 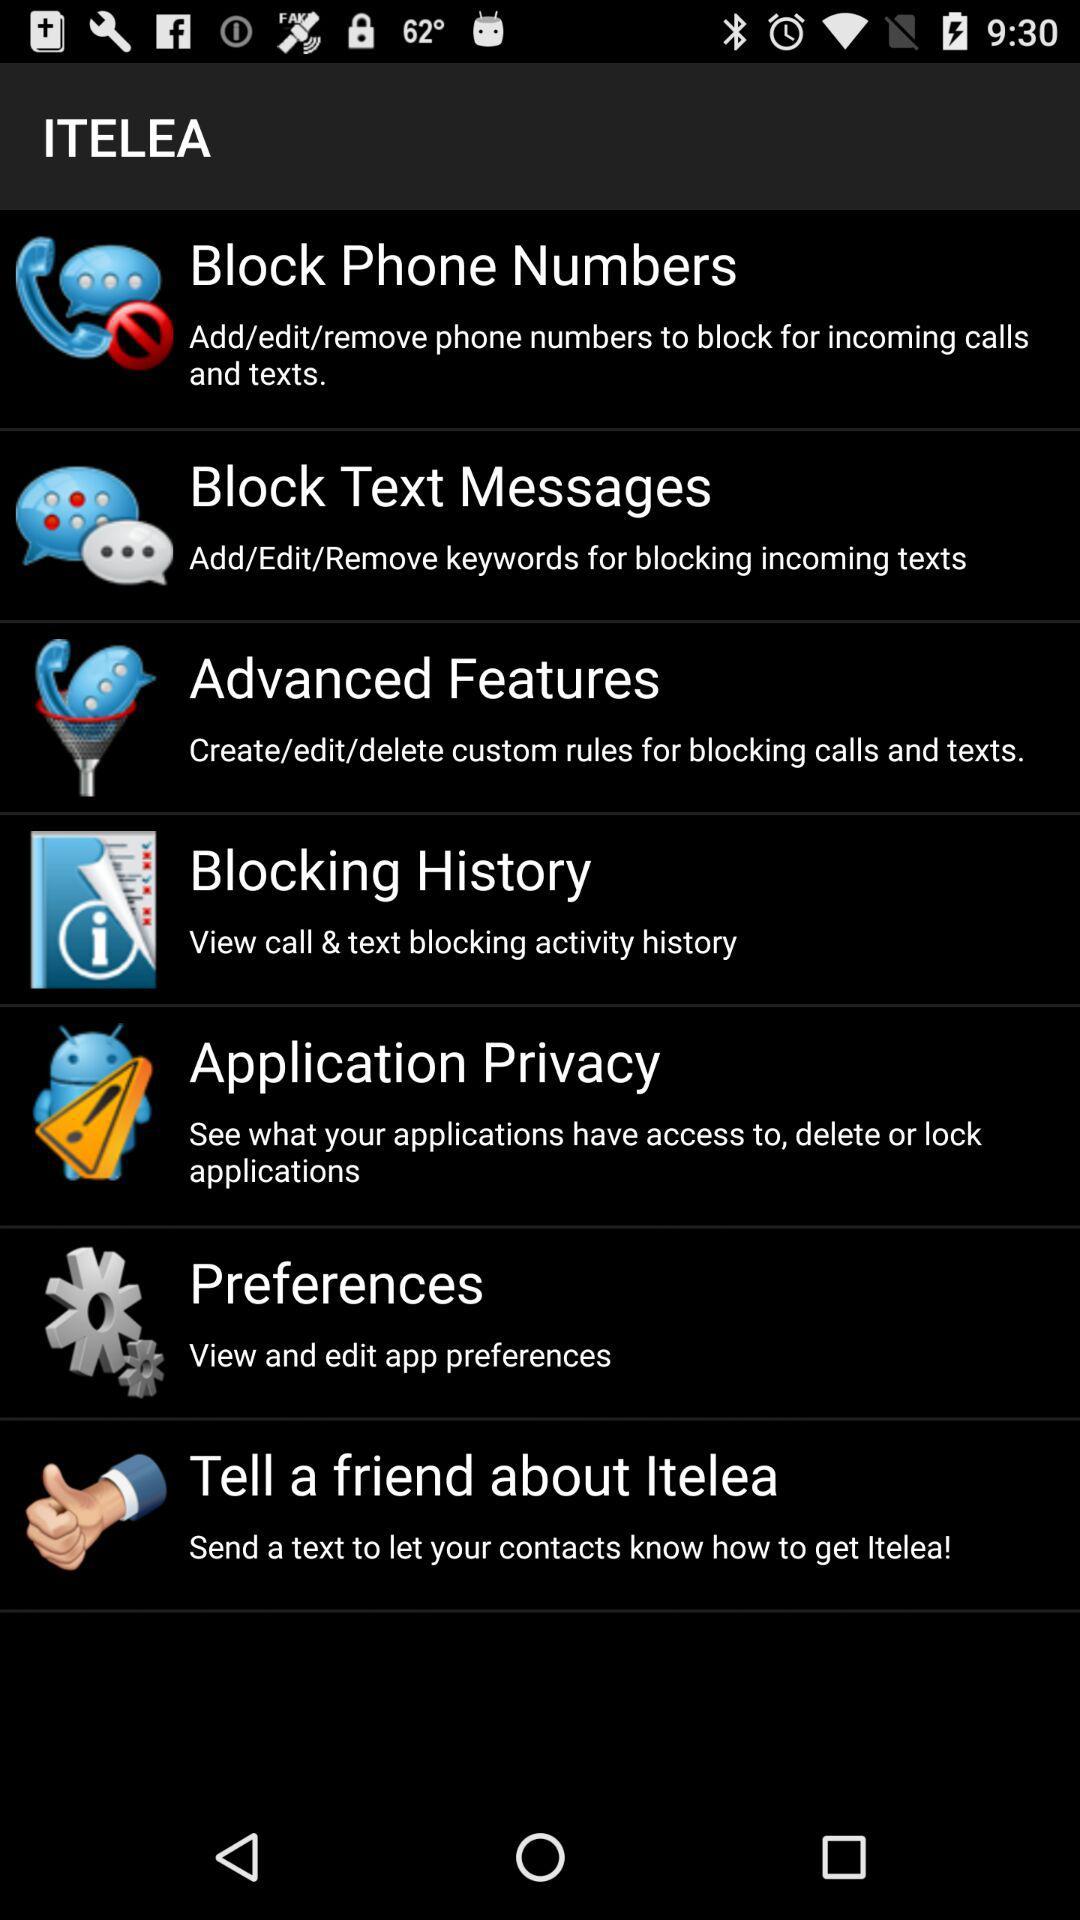 I want to click on the app below add edit remove icon, so click(x=625, y=484).